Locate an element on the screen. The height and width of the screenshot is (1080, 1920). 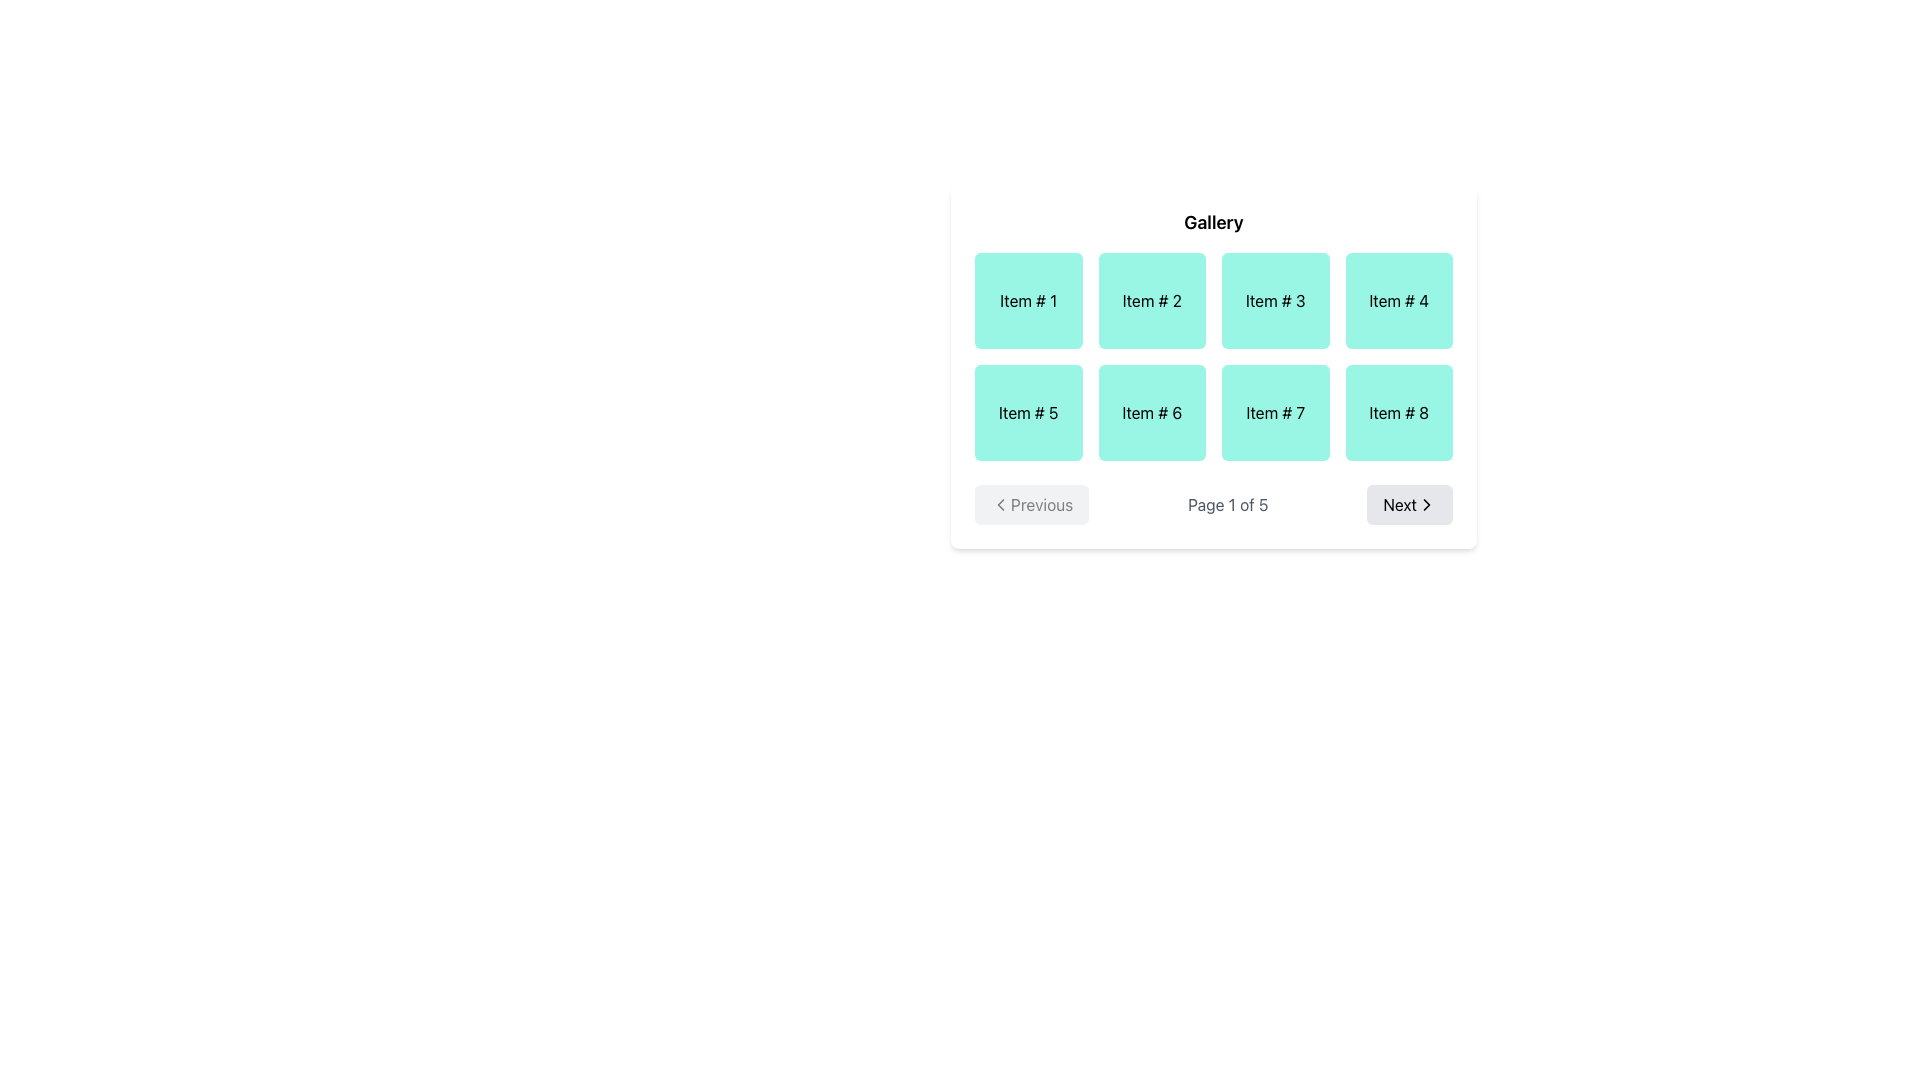
text label 'Item # 6' located in the second row, second column of the grid layout is located at coordinates (1152, 411).